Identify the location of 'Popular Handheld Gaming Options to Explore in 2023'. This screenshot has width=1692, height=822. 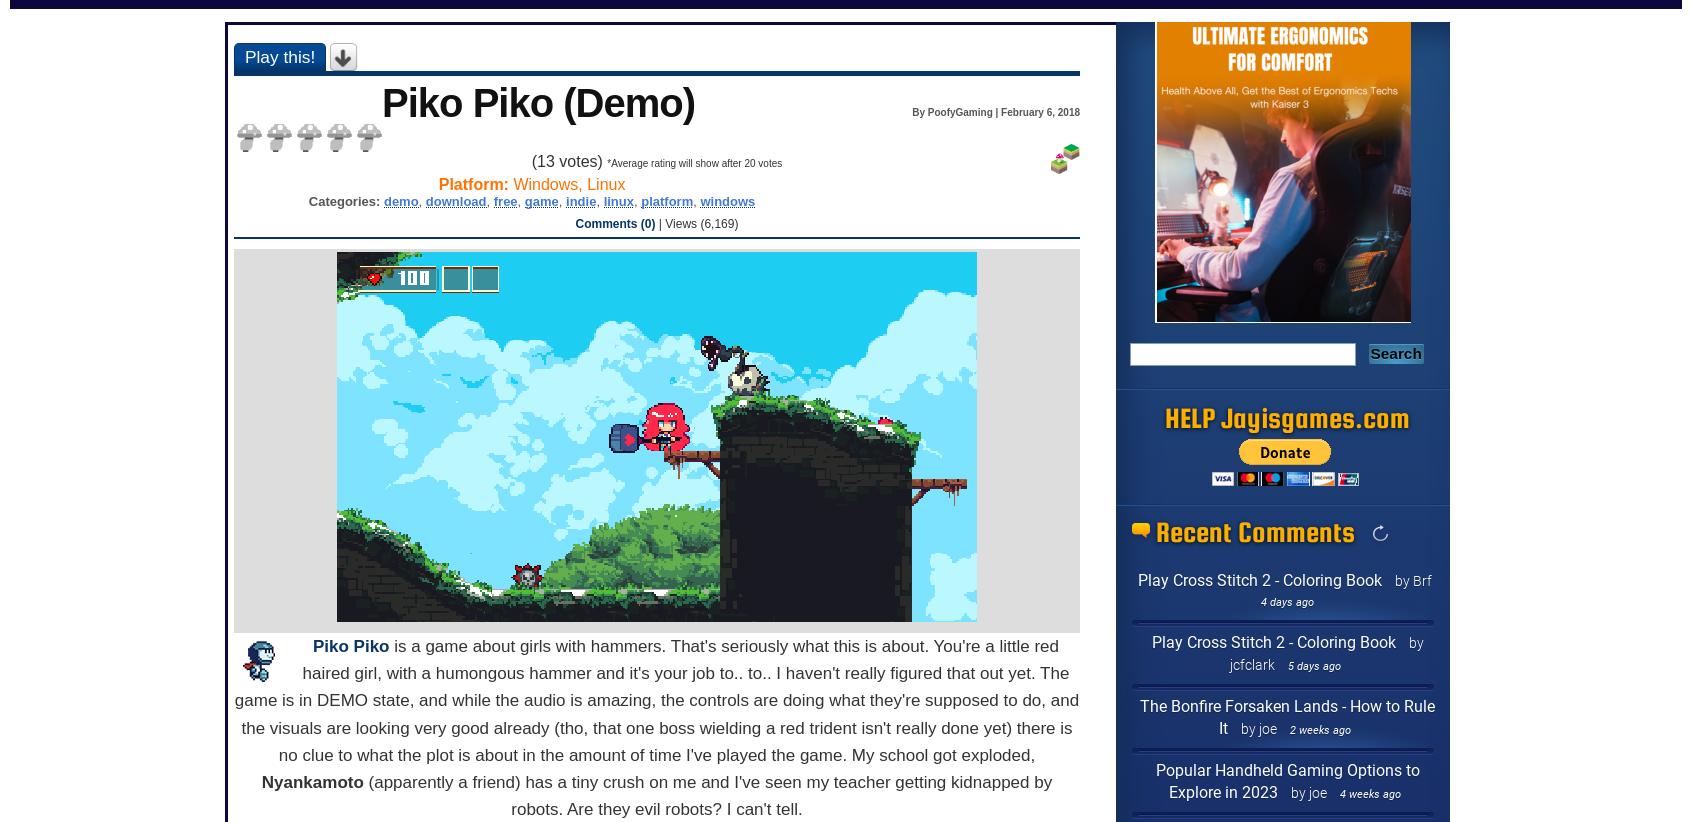
(1285, 779).